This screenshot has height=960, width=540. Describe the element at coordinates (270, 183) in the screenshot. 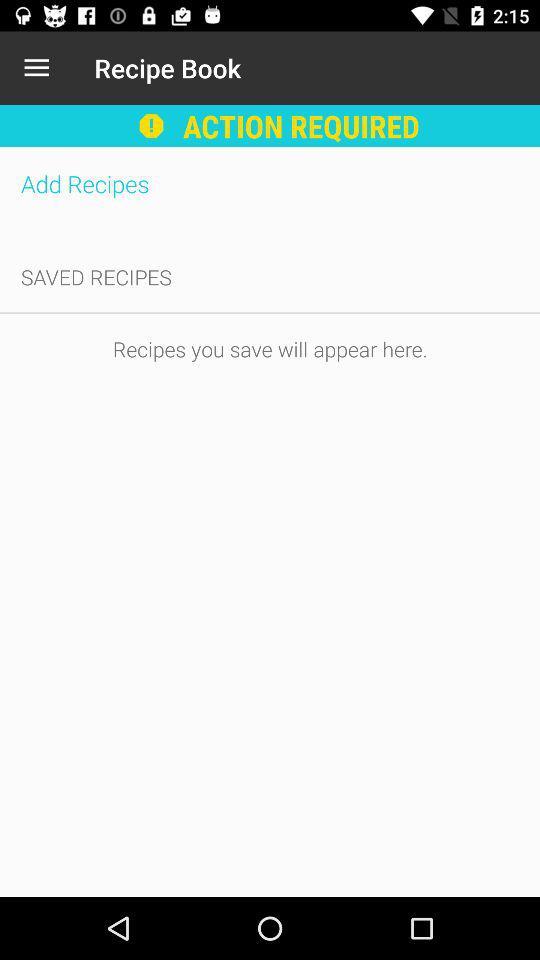

I see `add recipes` at that location.